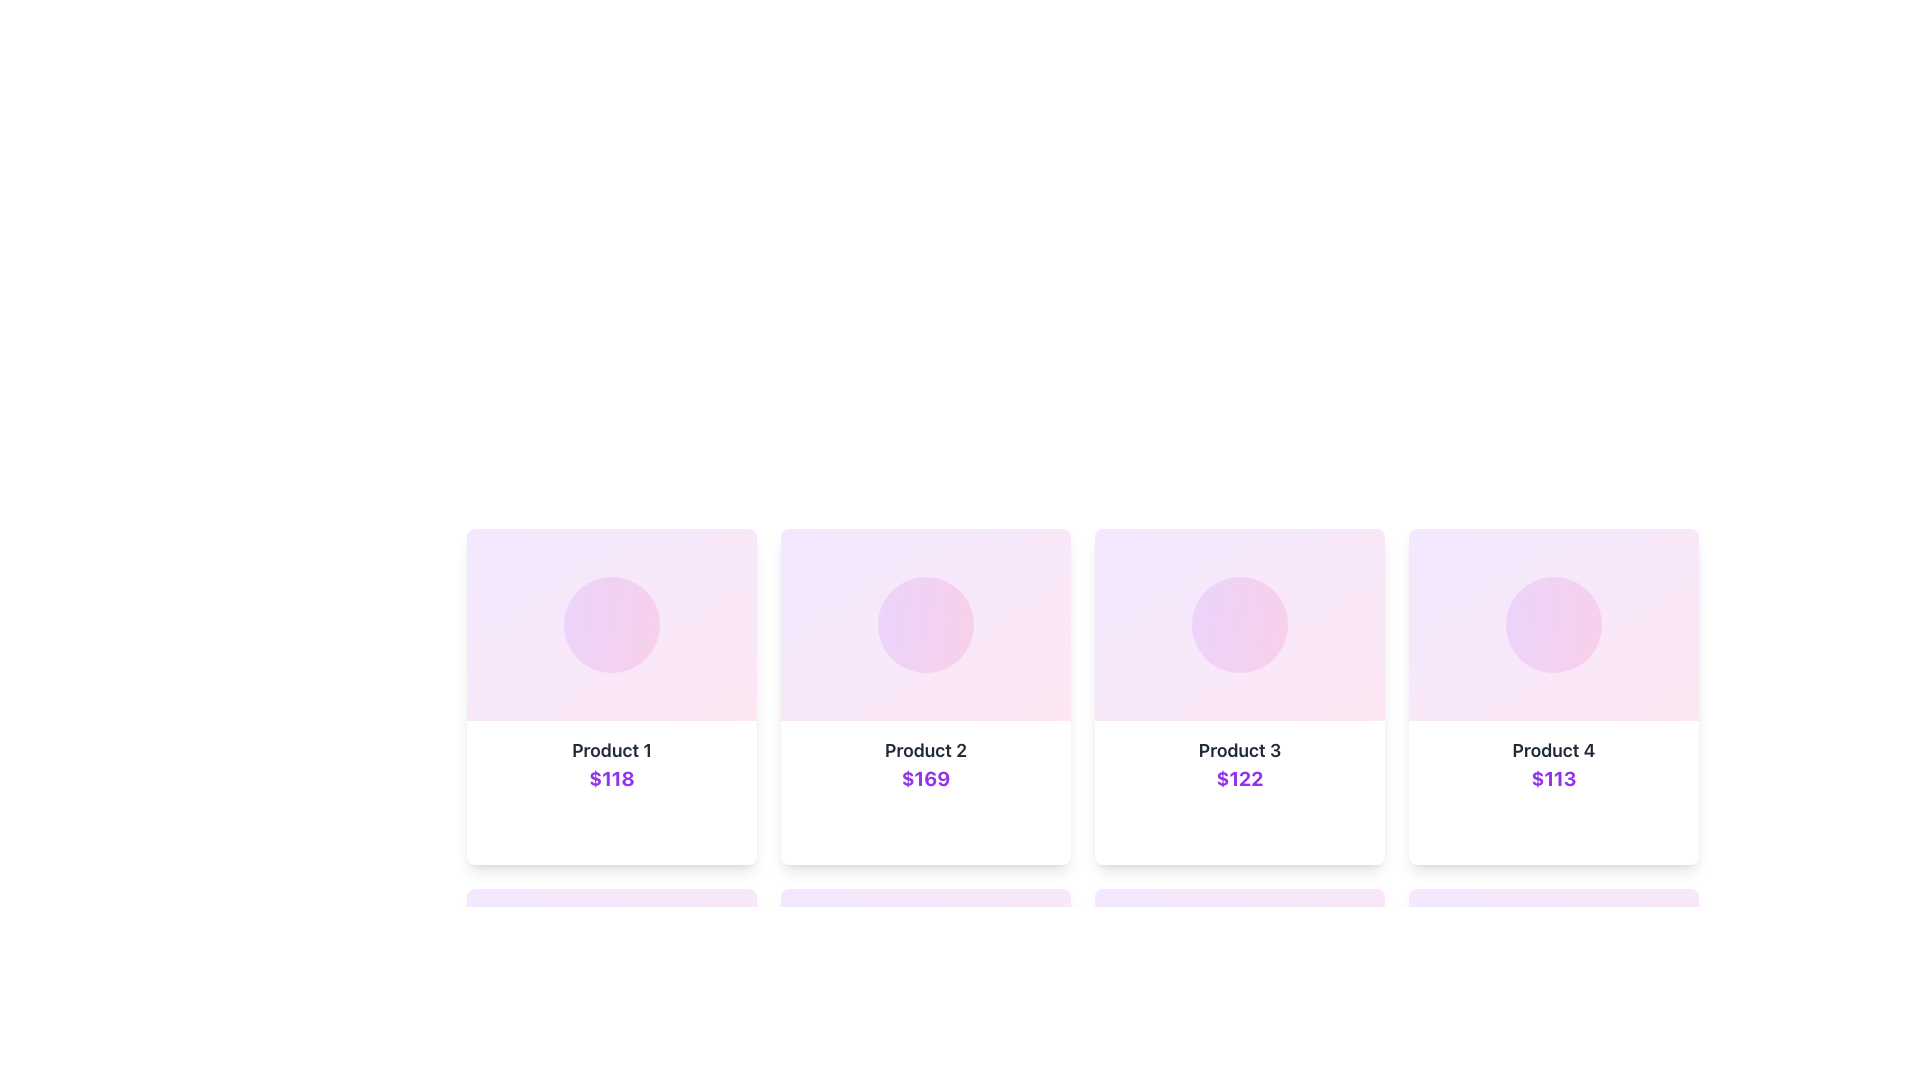 This screenshot has height=1080, width=1920. What do you see at coordinates (610, 792) in the screenshot?
I see `displayed information from the informational text block that shows the title 'Product 1' in bold and the price '$118' beneath it, located at the bottom of the first card in a horizontal sequence` at bounding box center [610, 792].